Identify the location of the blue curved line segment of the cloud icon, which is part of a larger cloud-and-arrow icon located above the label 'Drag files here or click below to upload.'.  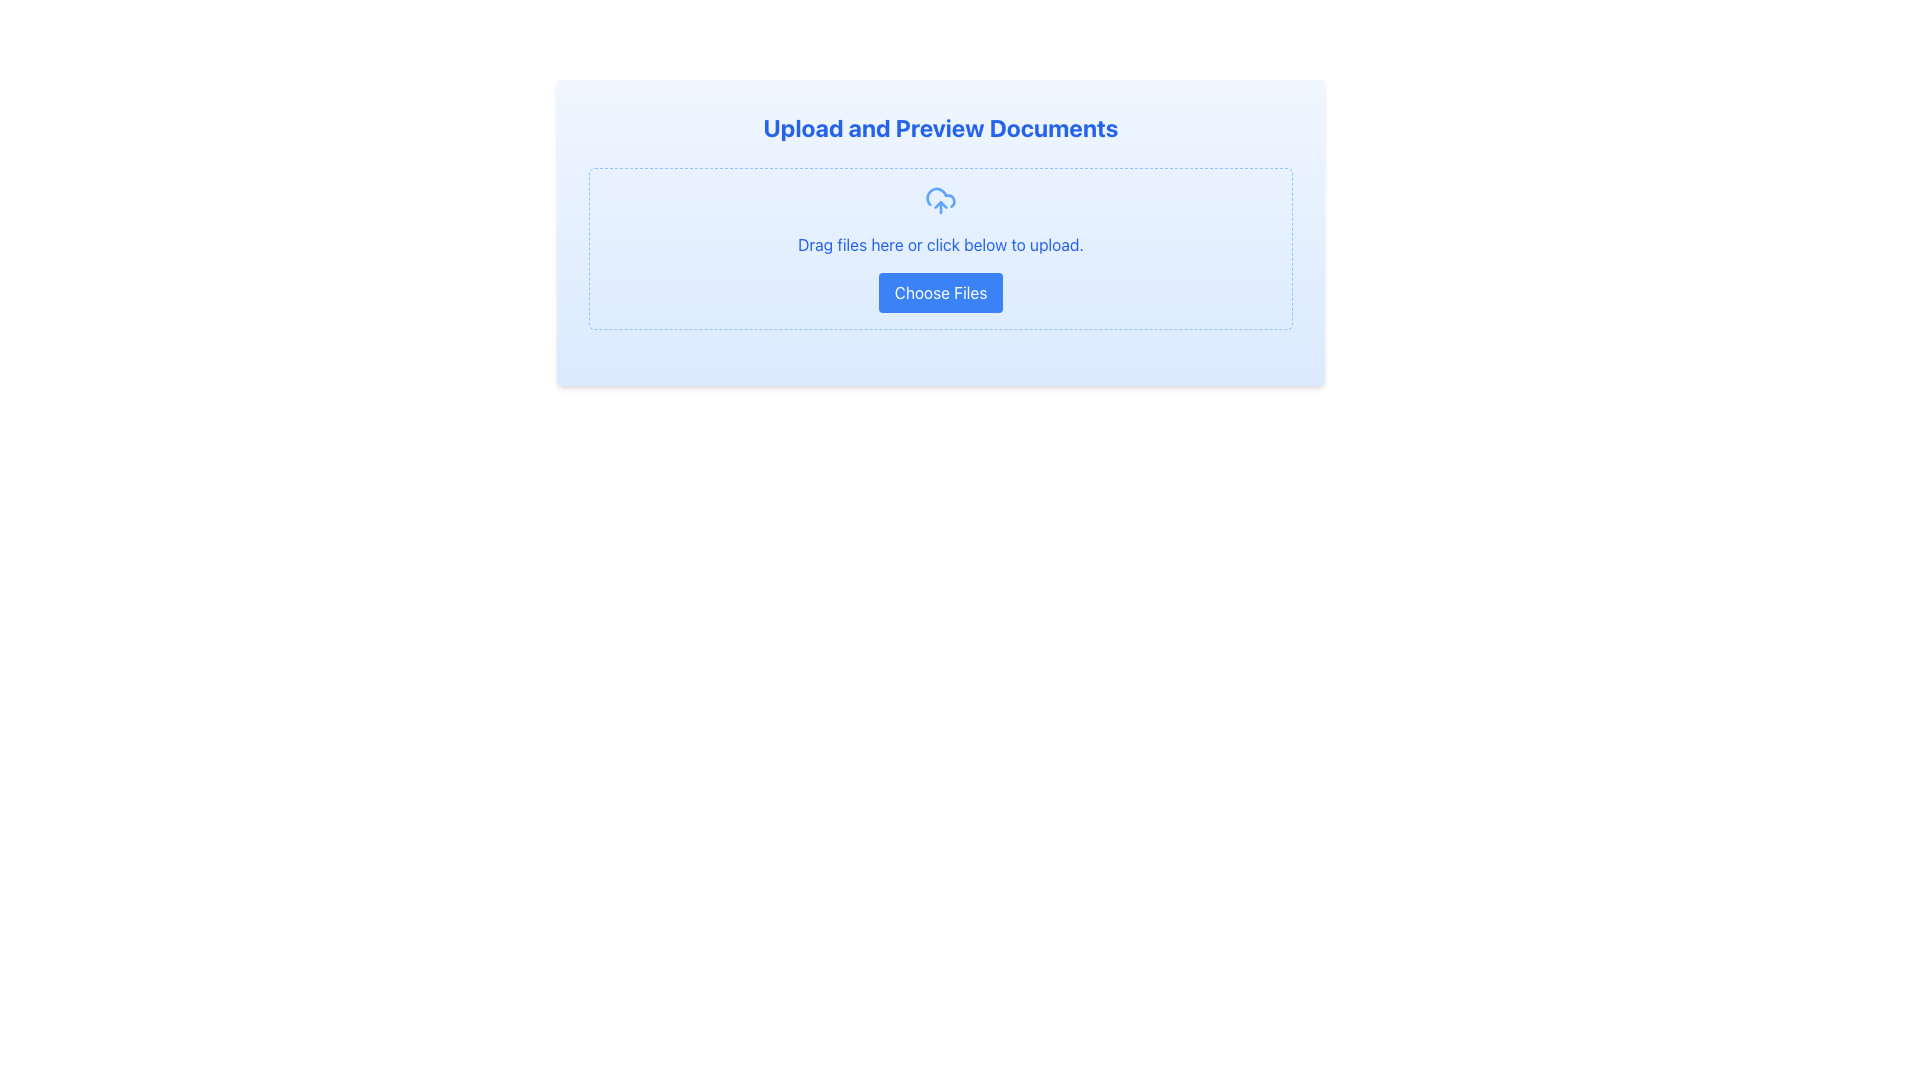
(939, 197).